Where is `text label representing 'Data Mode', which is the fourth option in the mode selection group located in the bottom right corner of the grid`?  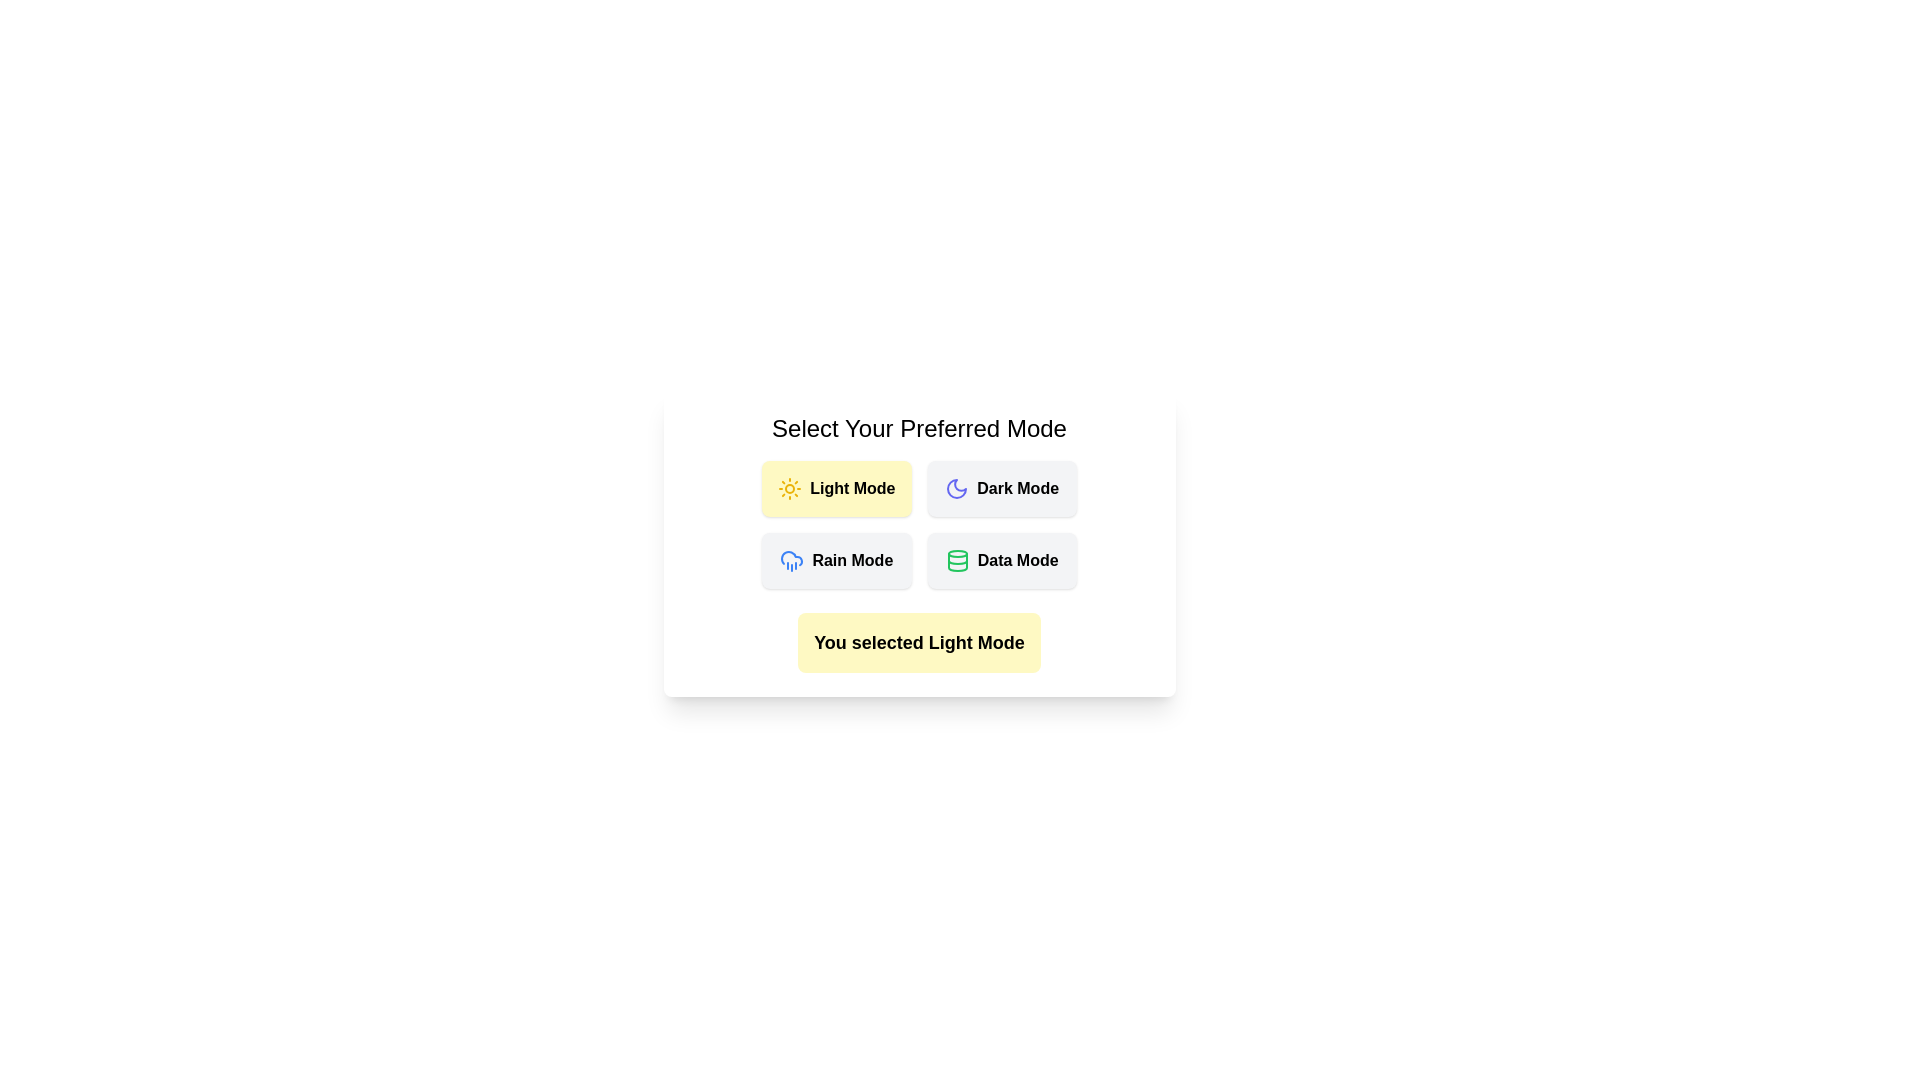 text label representing 'Data Mode', which is the fourth option in the mode selection group located in the bottom right corner of the grid is located at coordinates (1018, 560).